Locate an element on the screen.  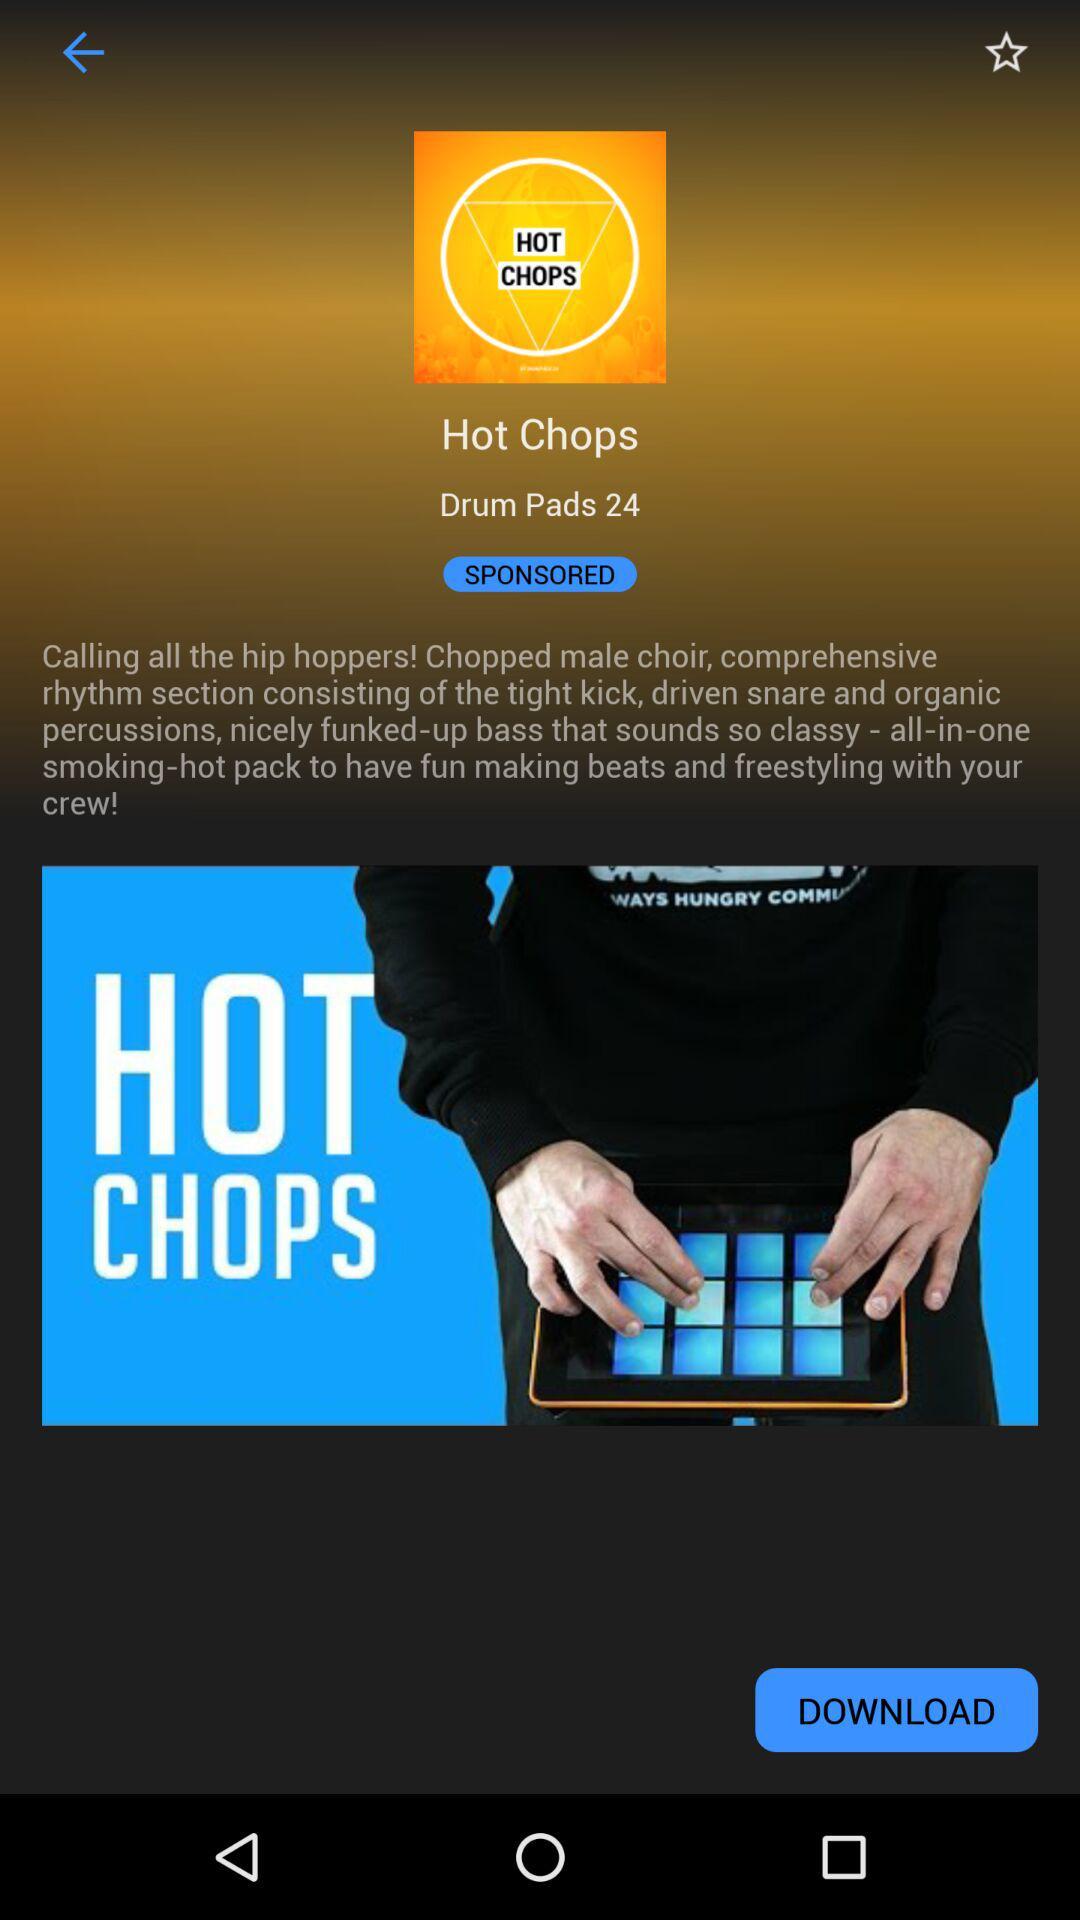
the star icon is located at coordinates (995, 56).